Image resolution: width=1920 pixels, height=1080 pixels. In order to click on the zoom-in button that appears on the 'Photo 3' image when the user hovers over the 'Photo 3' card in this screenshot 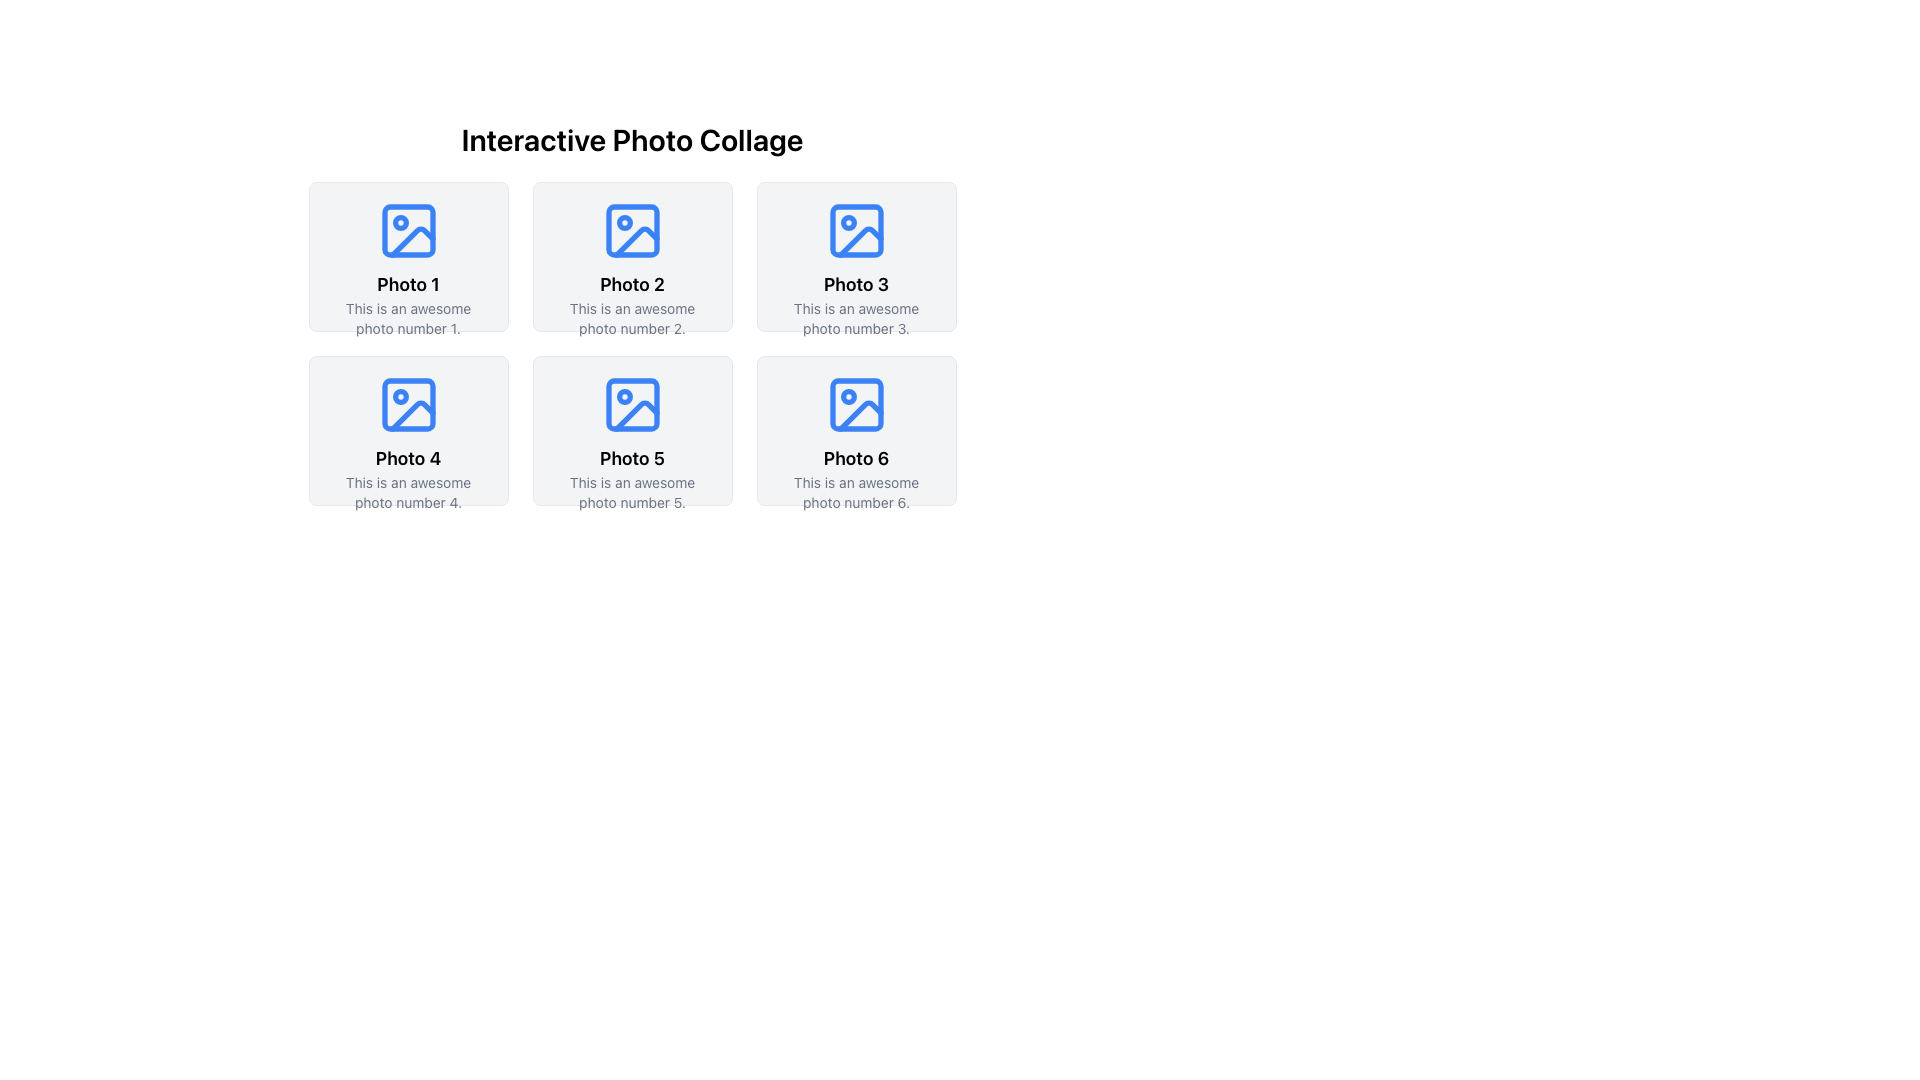, I will do `click(856, 256)`.